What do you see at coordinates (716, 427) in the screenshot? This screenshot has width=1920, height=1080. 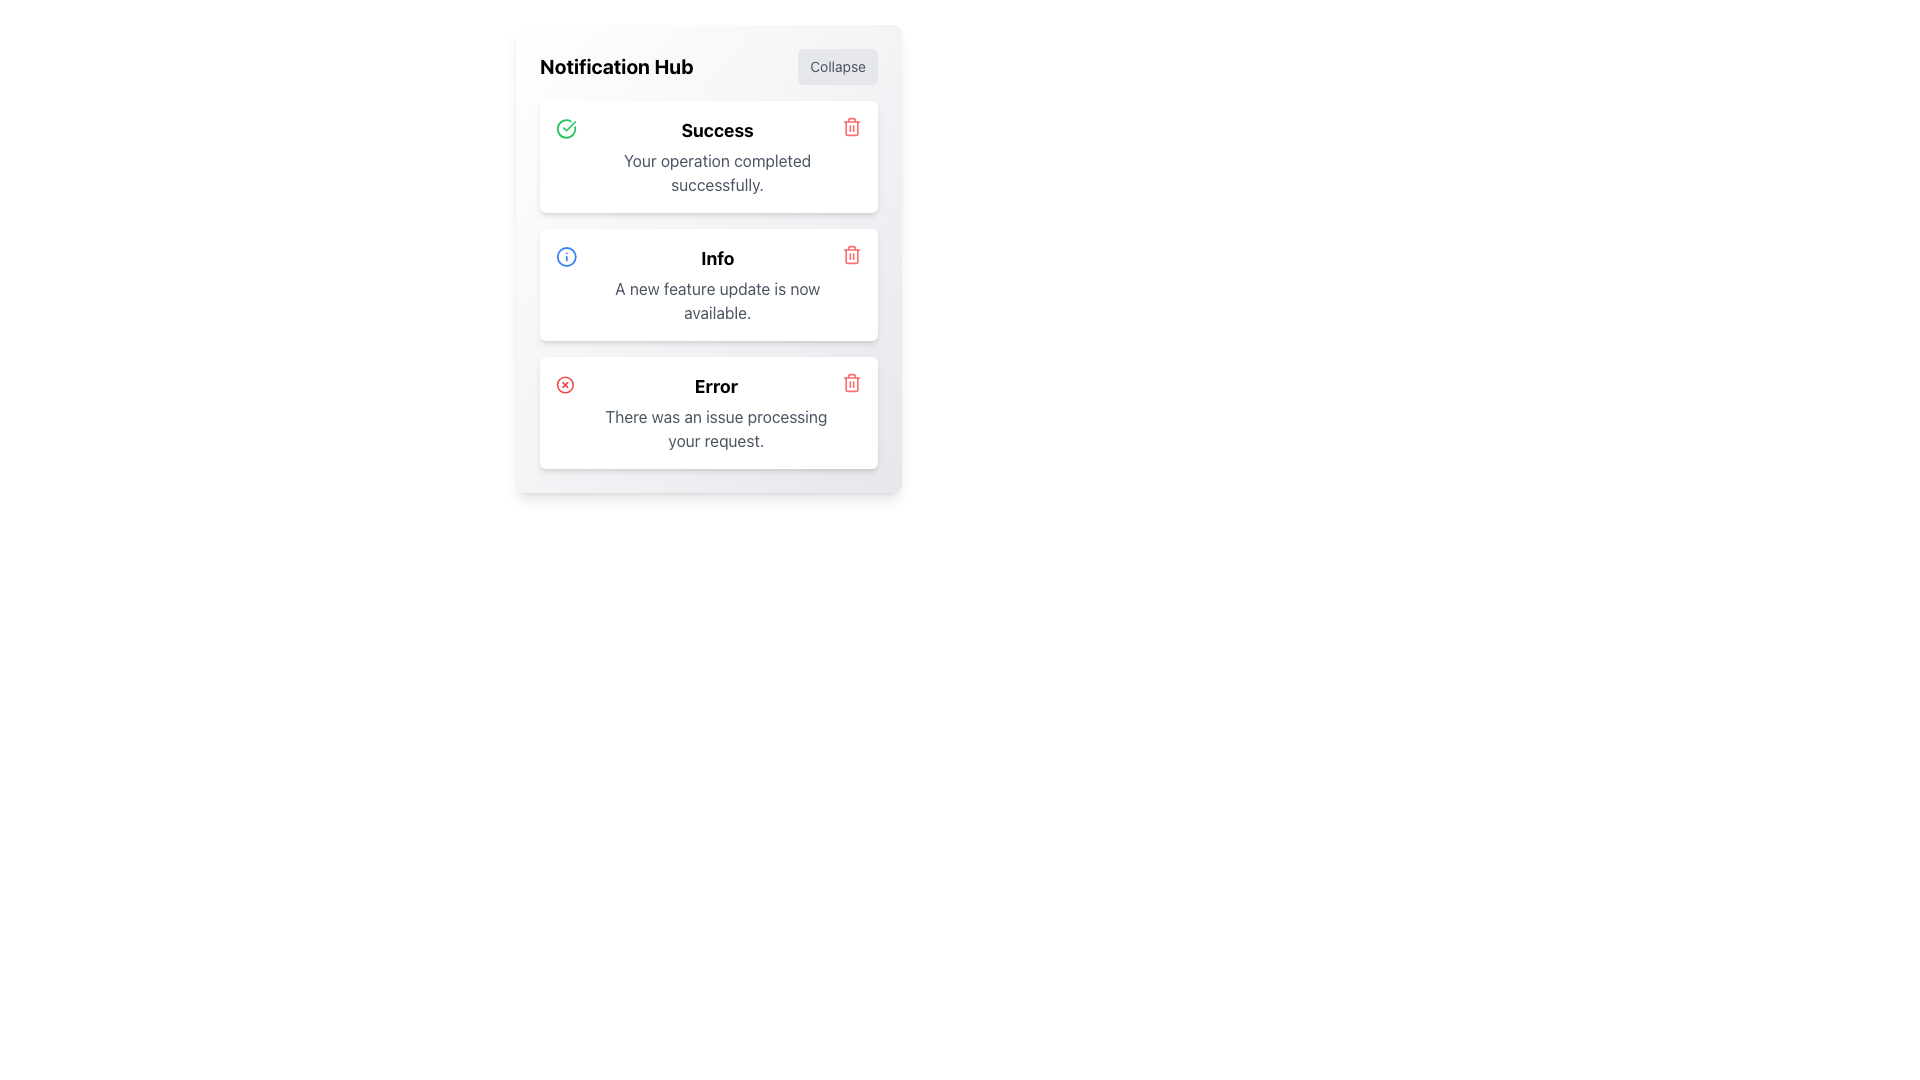 I see `the text label displaying the message 'There was an issue processing your request.' located within the 'Error' notification card` at bounding box center [716, 427].